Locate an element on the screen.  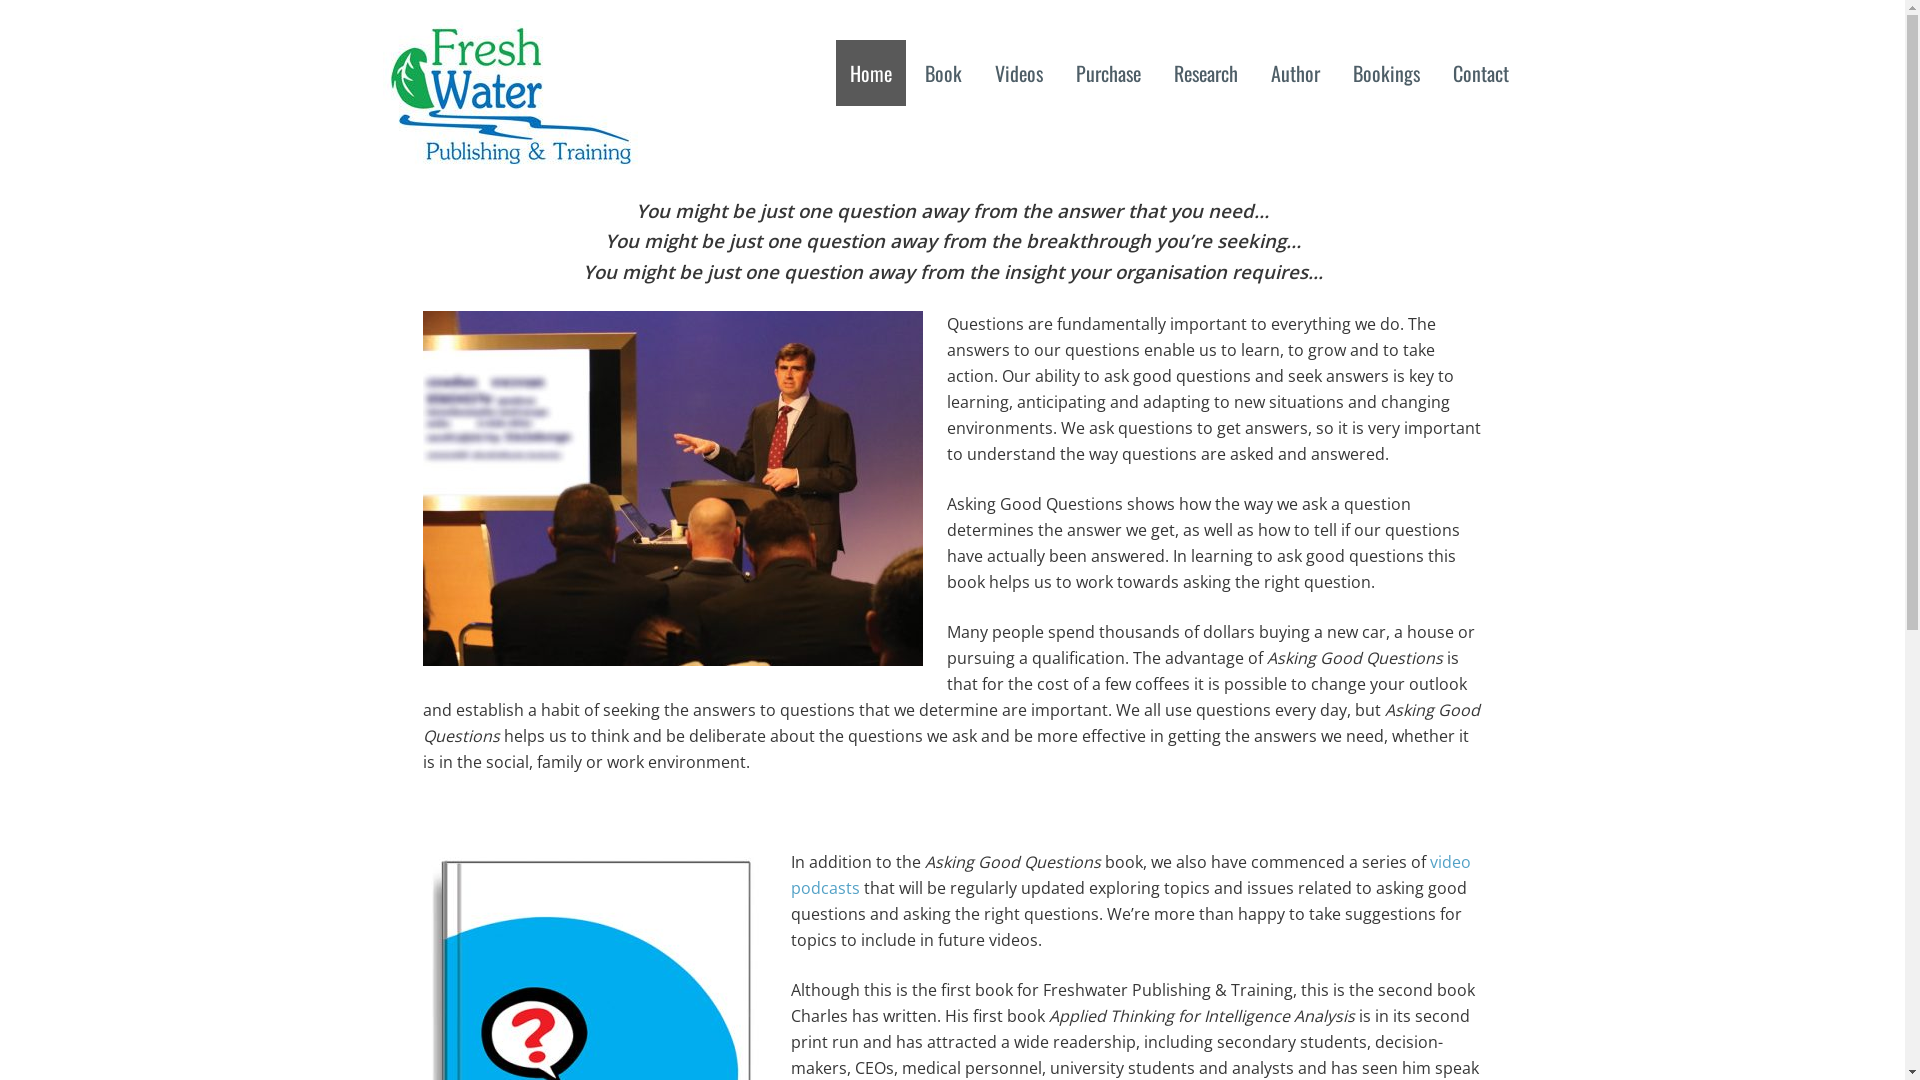
'Author' is located at coordinates (1294, 72).